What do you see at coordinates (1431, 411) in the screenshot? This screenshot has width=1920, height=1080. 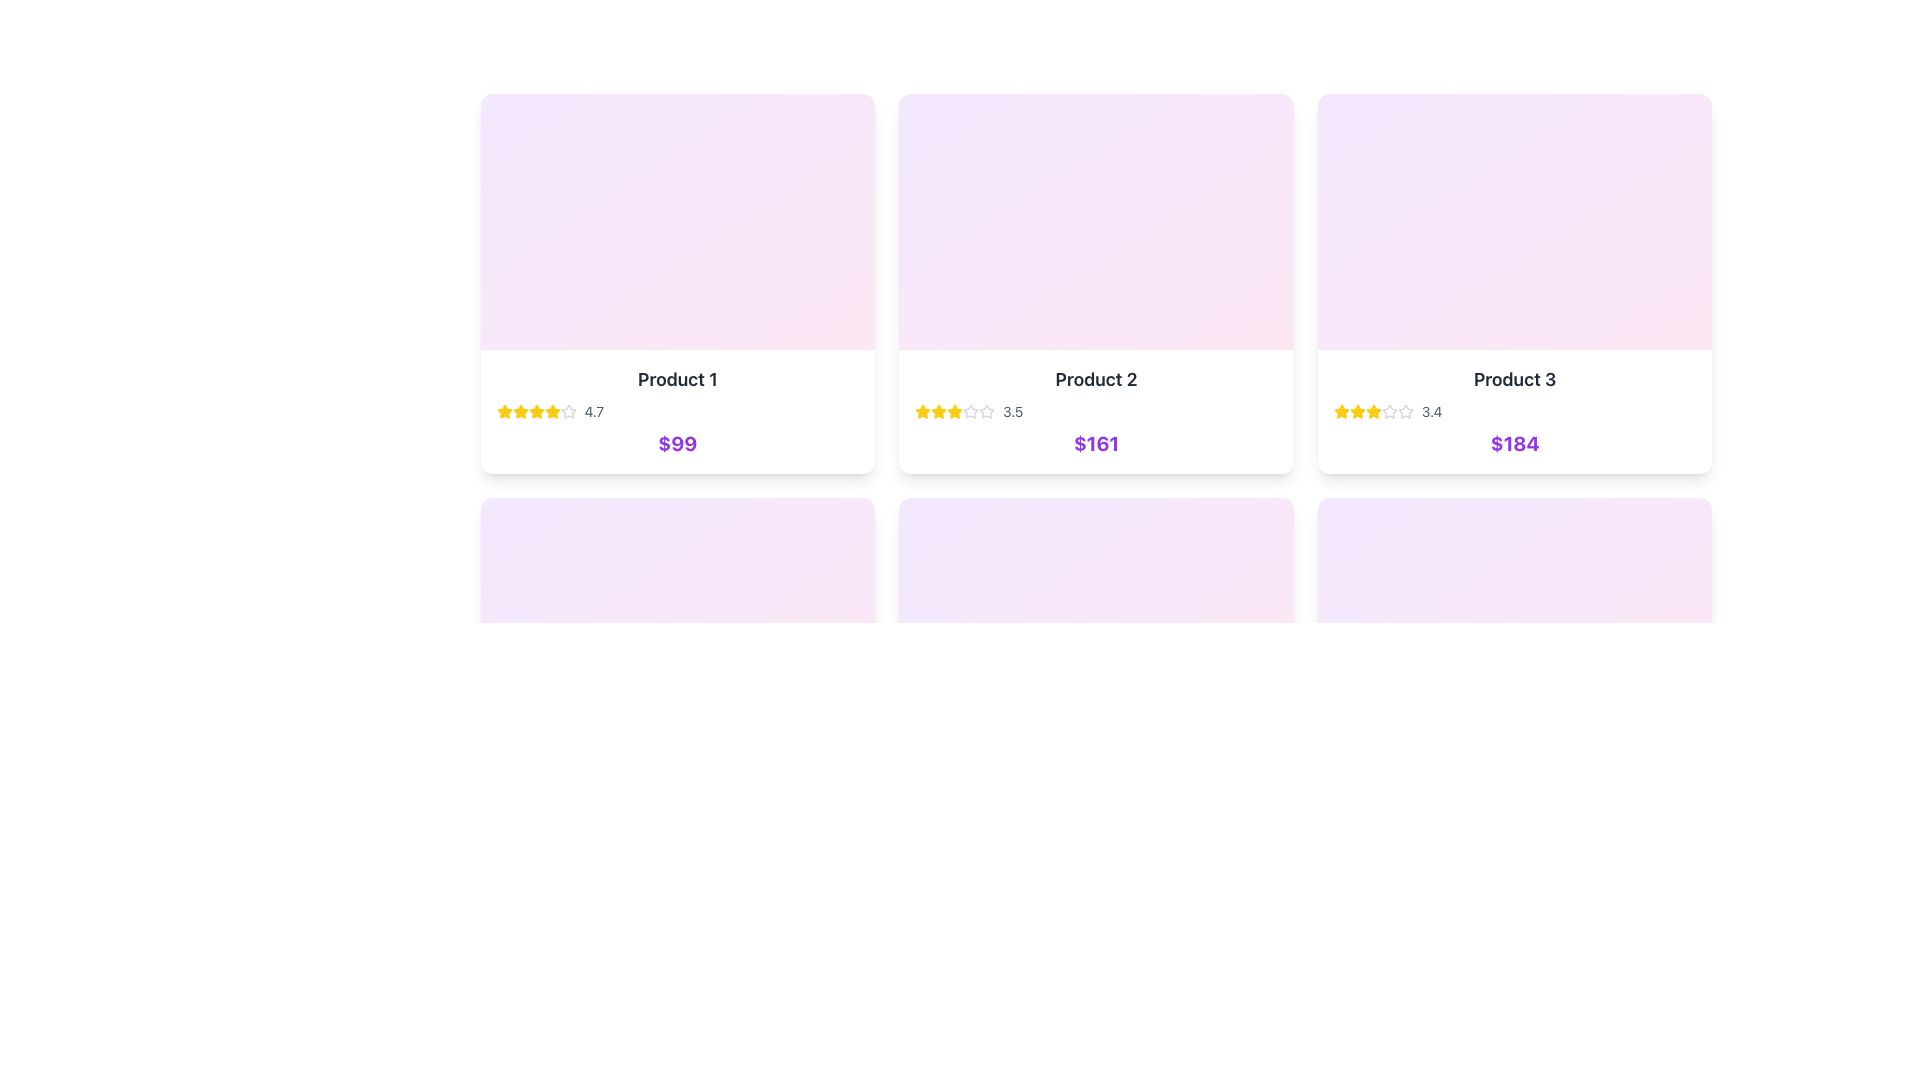 I see `text displayed in the label that shows the average numerical rating next to the star icons in the rating section of 'Product 3' on the third card` at bounding box center [1431, 411].